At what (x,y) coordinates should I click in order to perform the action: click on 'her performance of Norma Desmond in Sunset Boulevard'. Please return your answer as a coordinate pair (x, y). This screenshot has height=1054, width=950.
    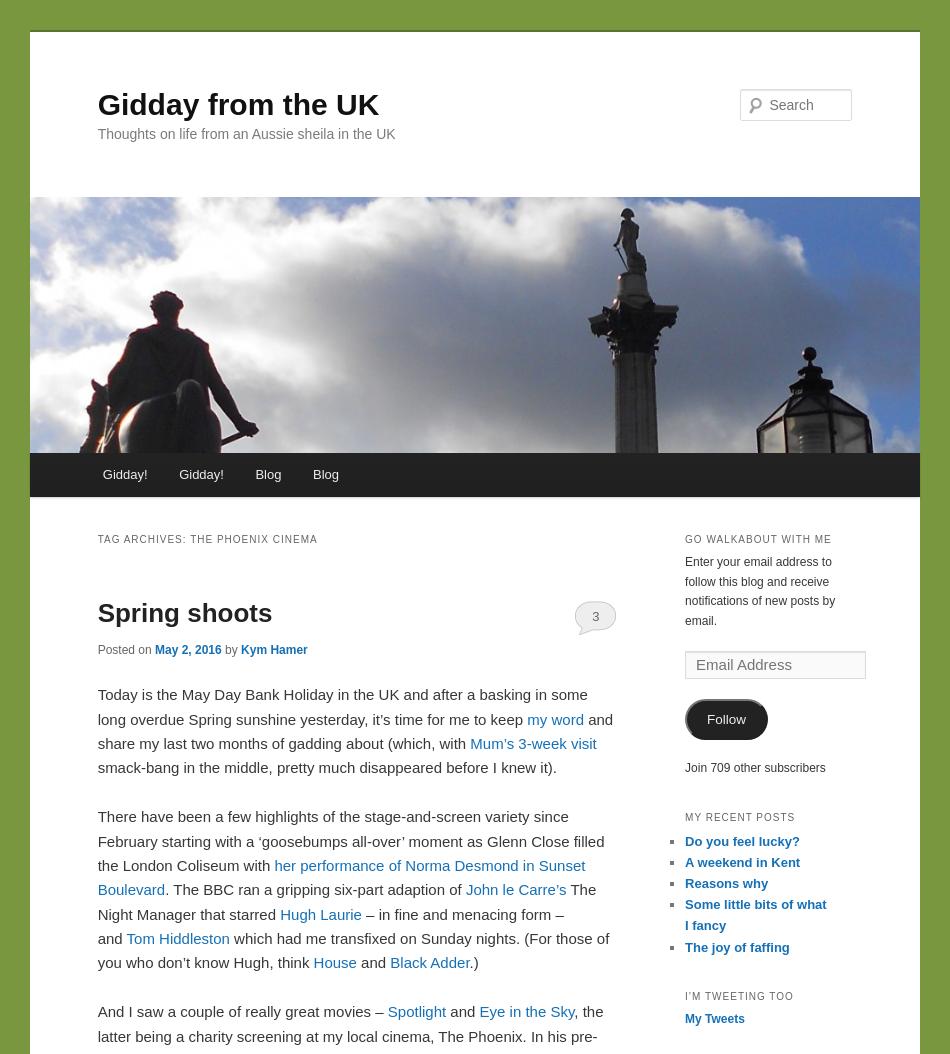
    Looking at the image, I should click on (339, 877).